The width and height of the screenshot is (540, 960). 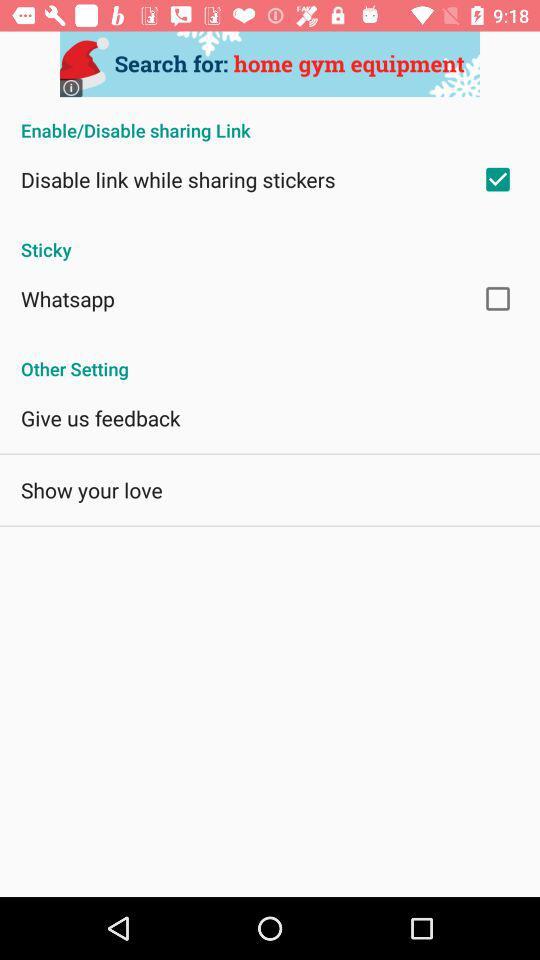 What do you see at coordinates (270, 64) in the screenshot?
I see `share the artcle` at bounding box center [270, 64].